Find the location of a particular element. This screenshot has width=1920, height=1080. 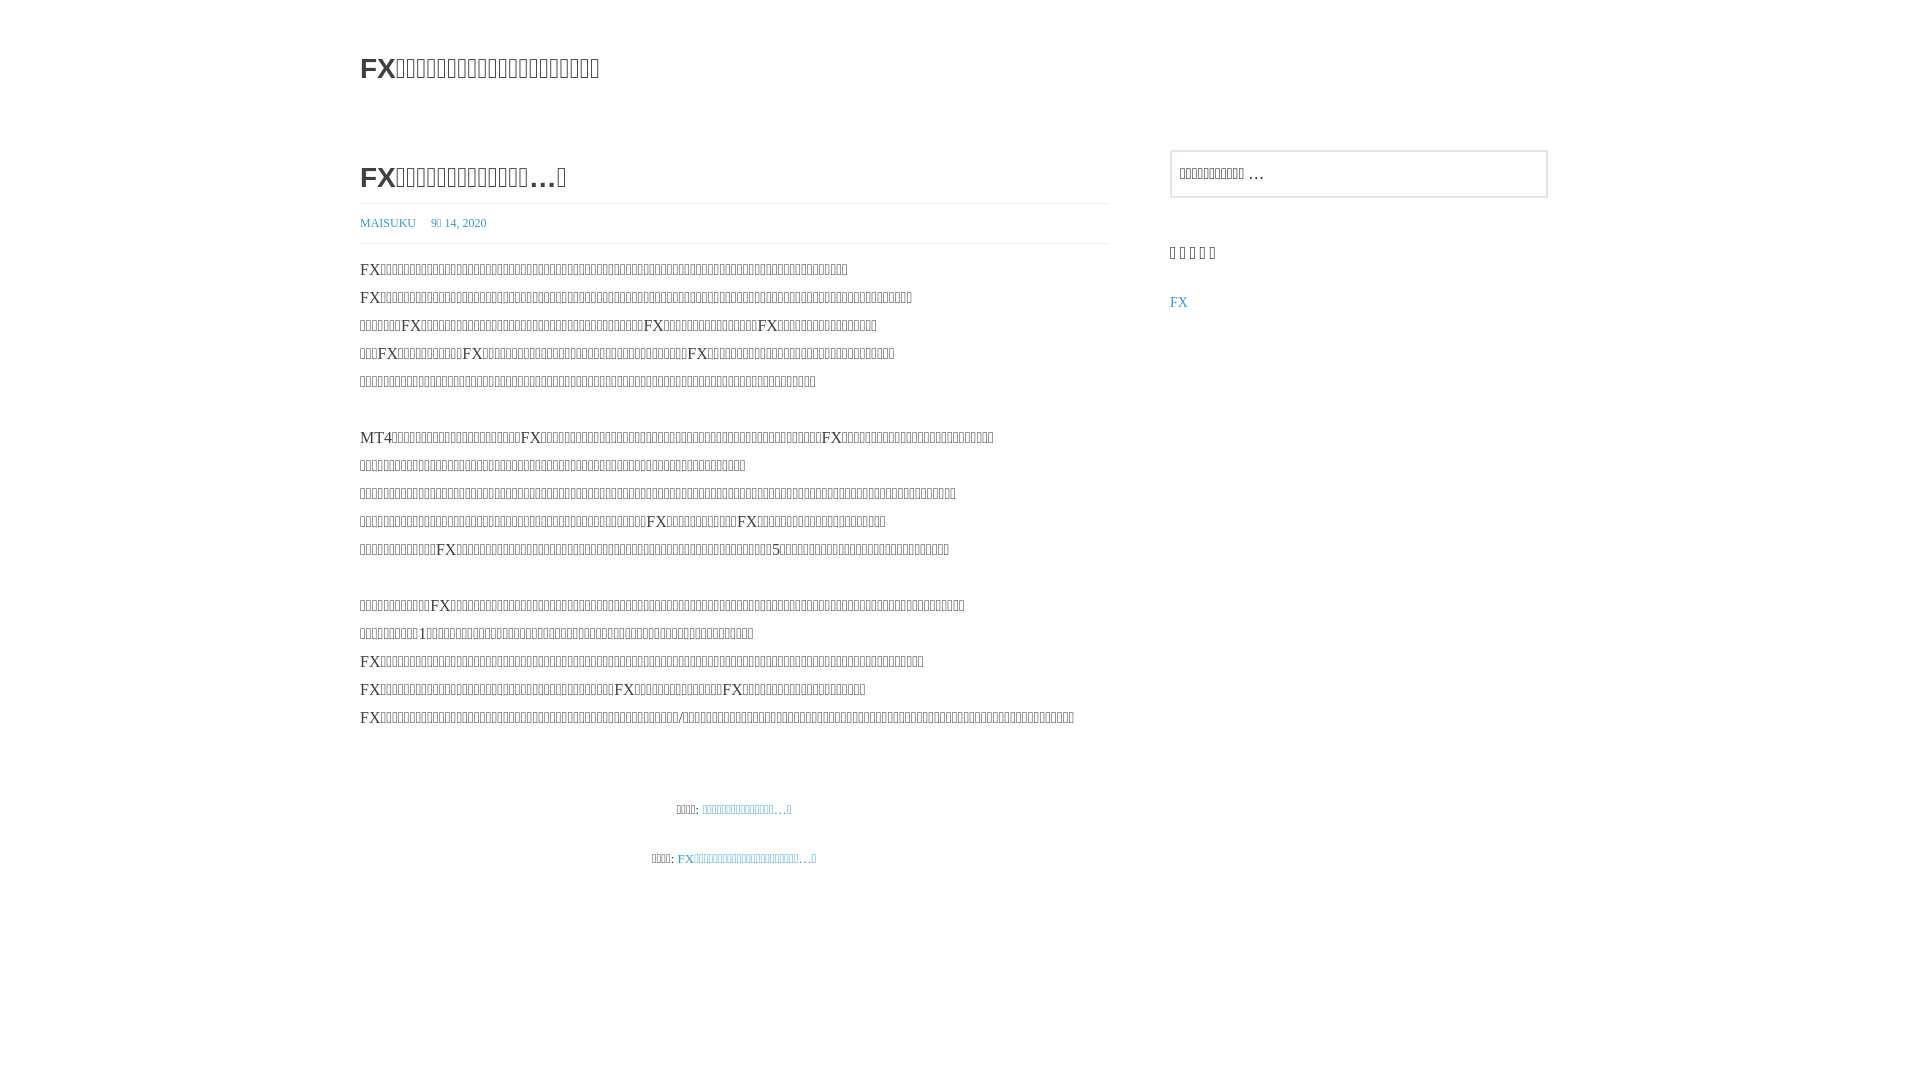

'FX' is located at coordinates (1179, 301).